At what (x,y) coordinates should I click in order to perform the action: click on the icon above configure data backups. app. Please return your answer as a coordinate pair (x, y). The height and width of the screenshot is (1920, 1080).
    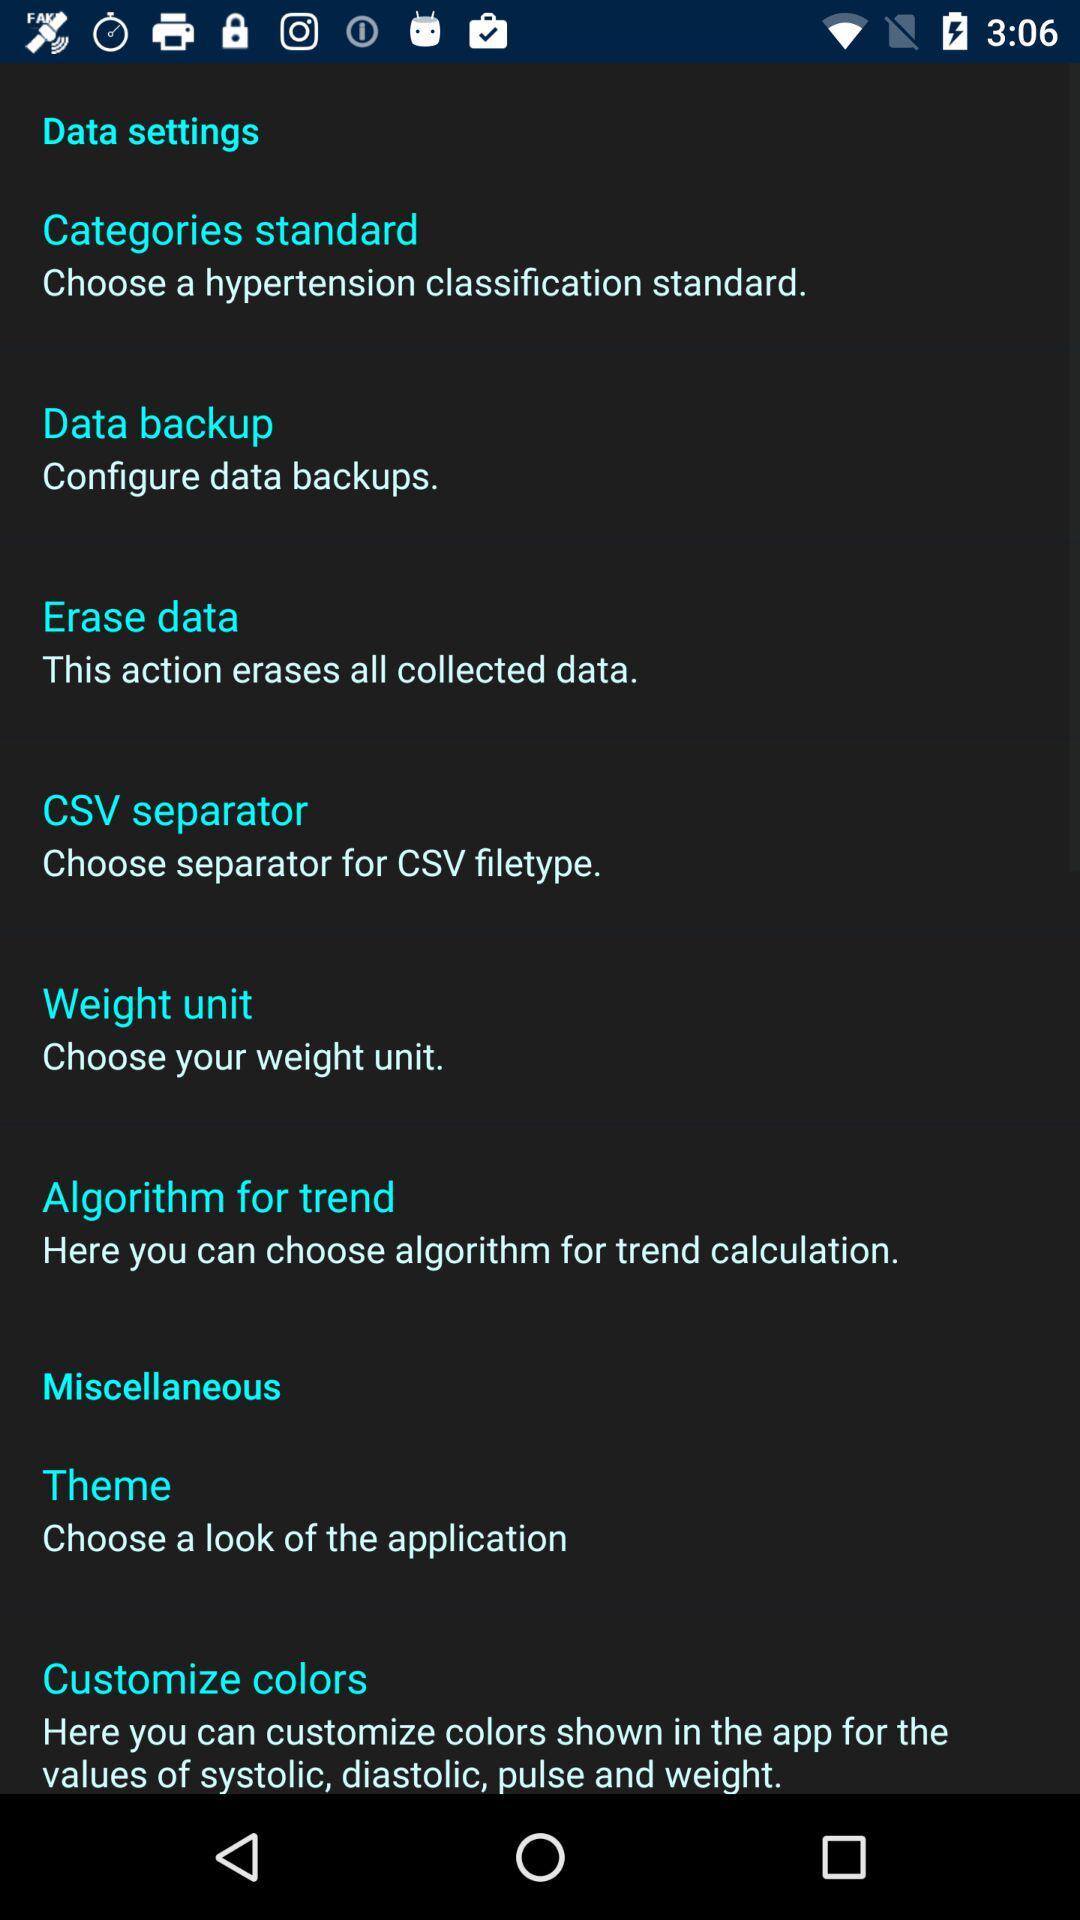
    Looking at the image, I should click on (156, 420).